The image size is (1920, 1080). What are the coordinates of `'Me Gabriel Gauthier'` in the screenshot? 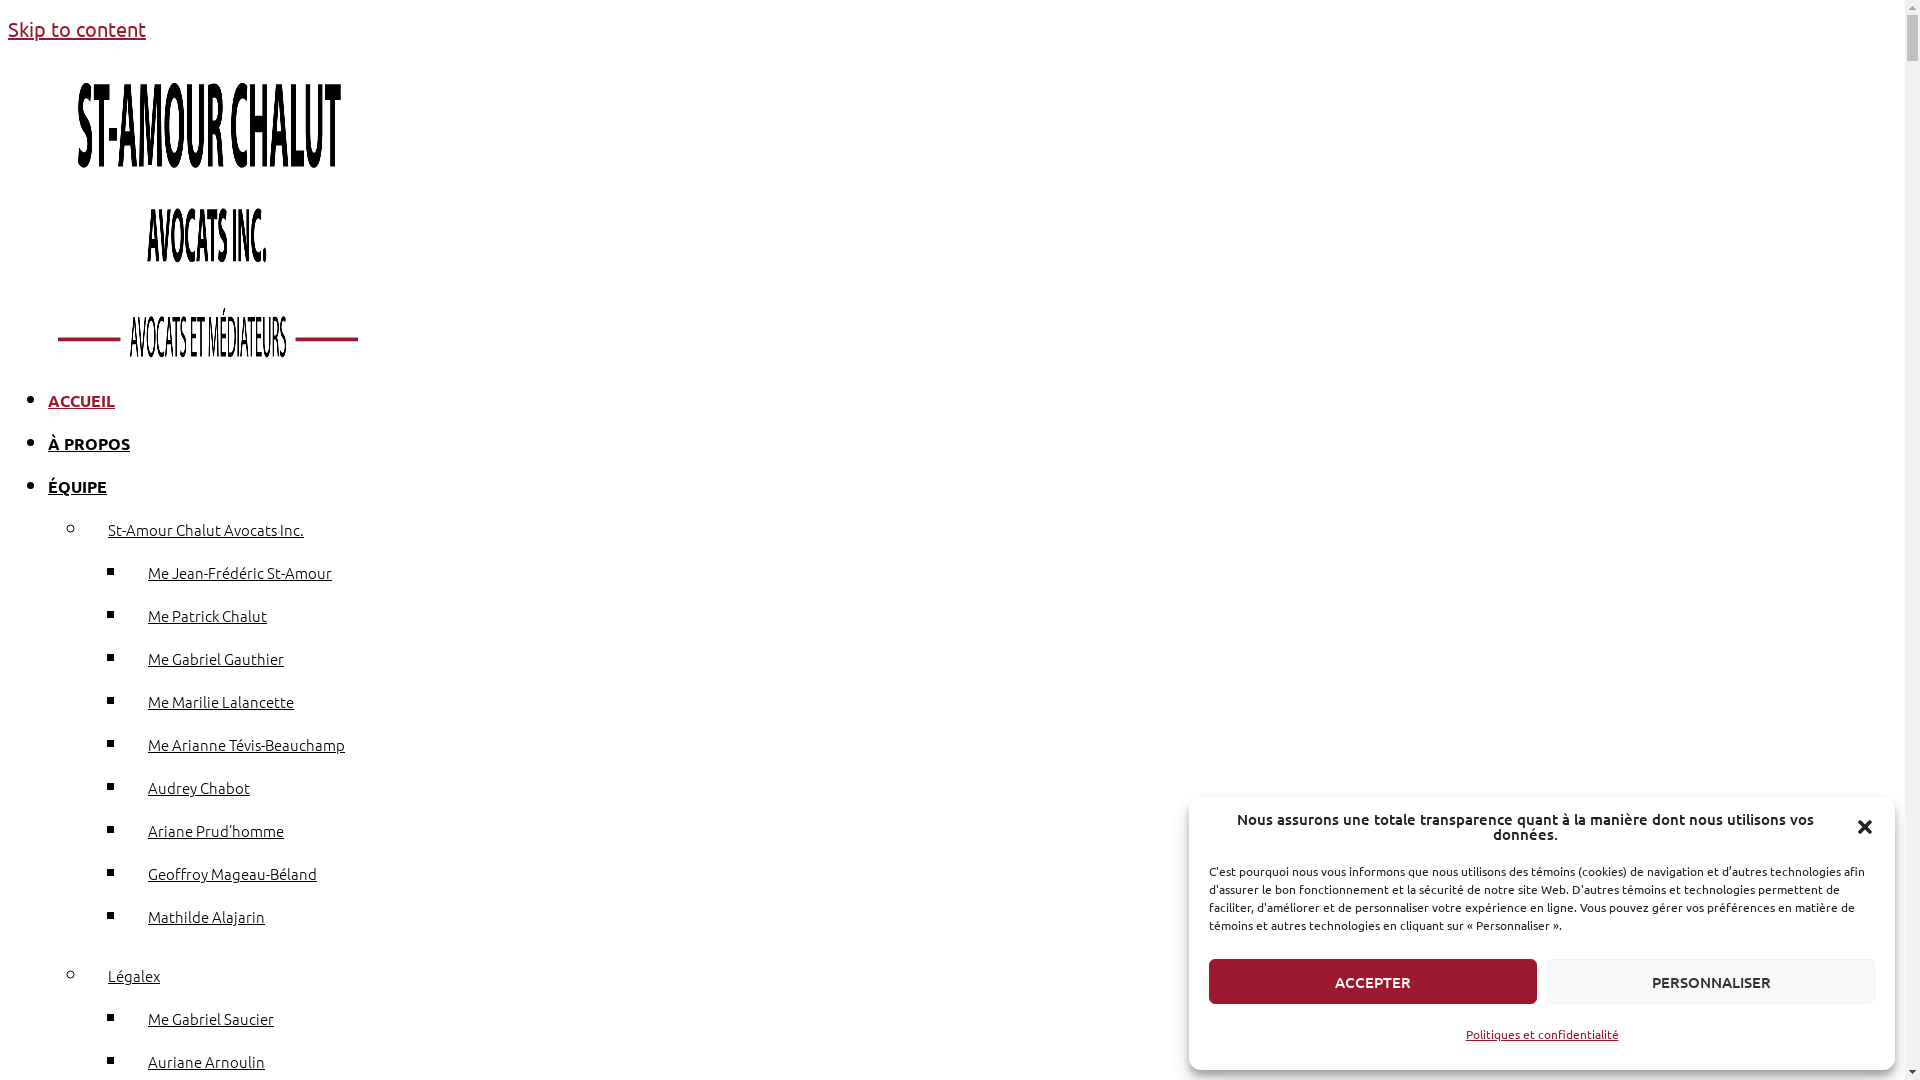 It's located at (127, 658).